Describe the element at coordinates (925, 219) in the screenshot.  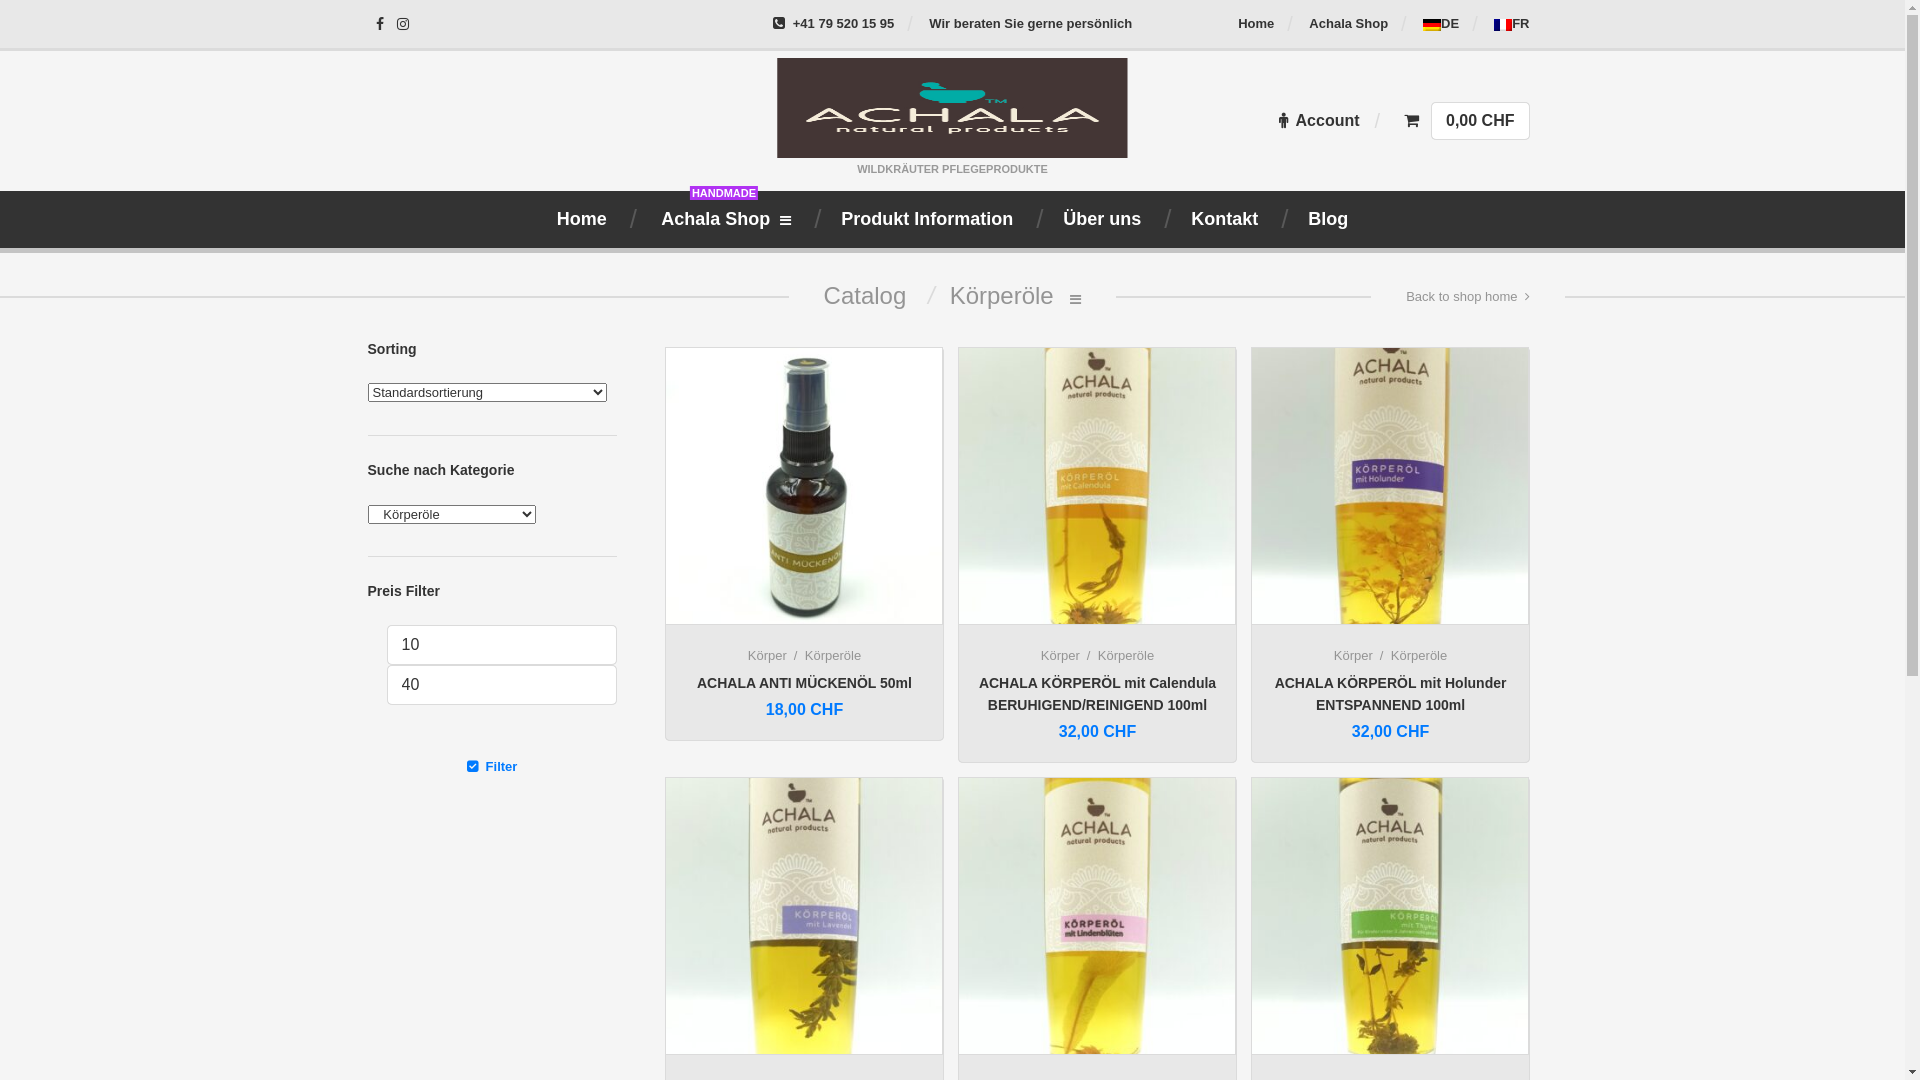
I see `'Produkt Information'` at that location.